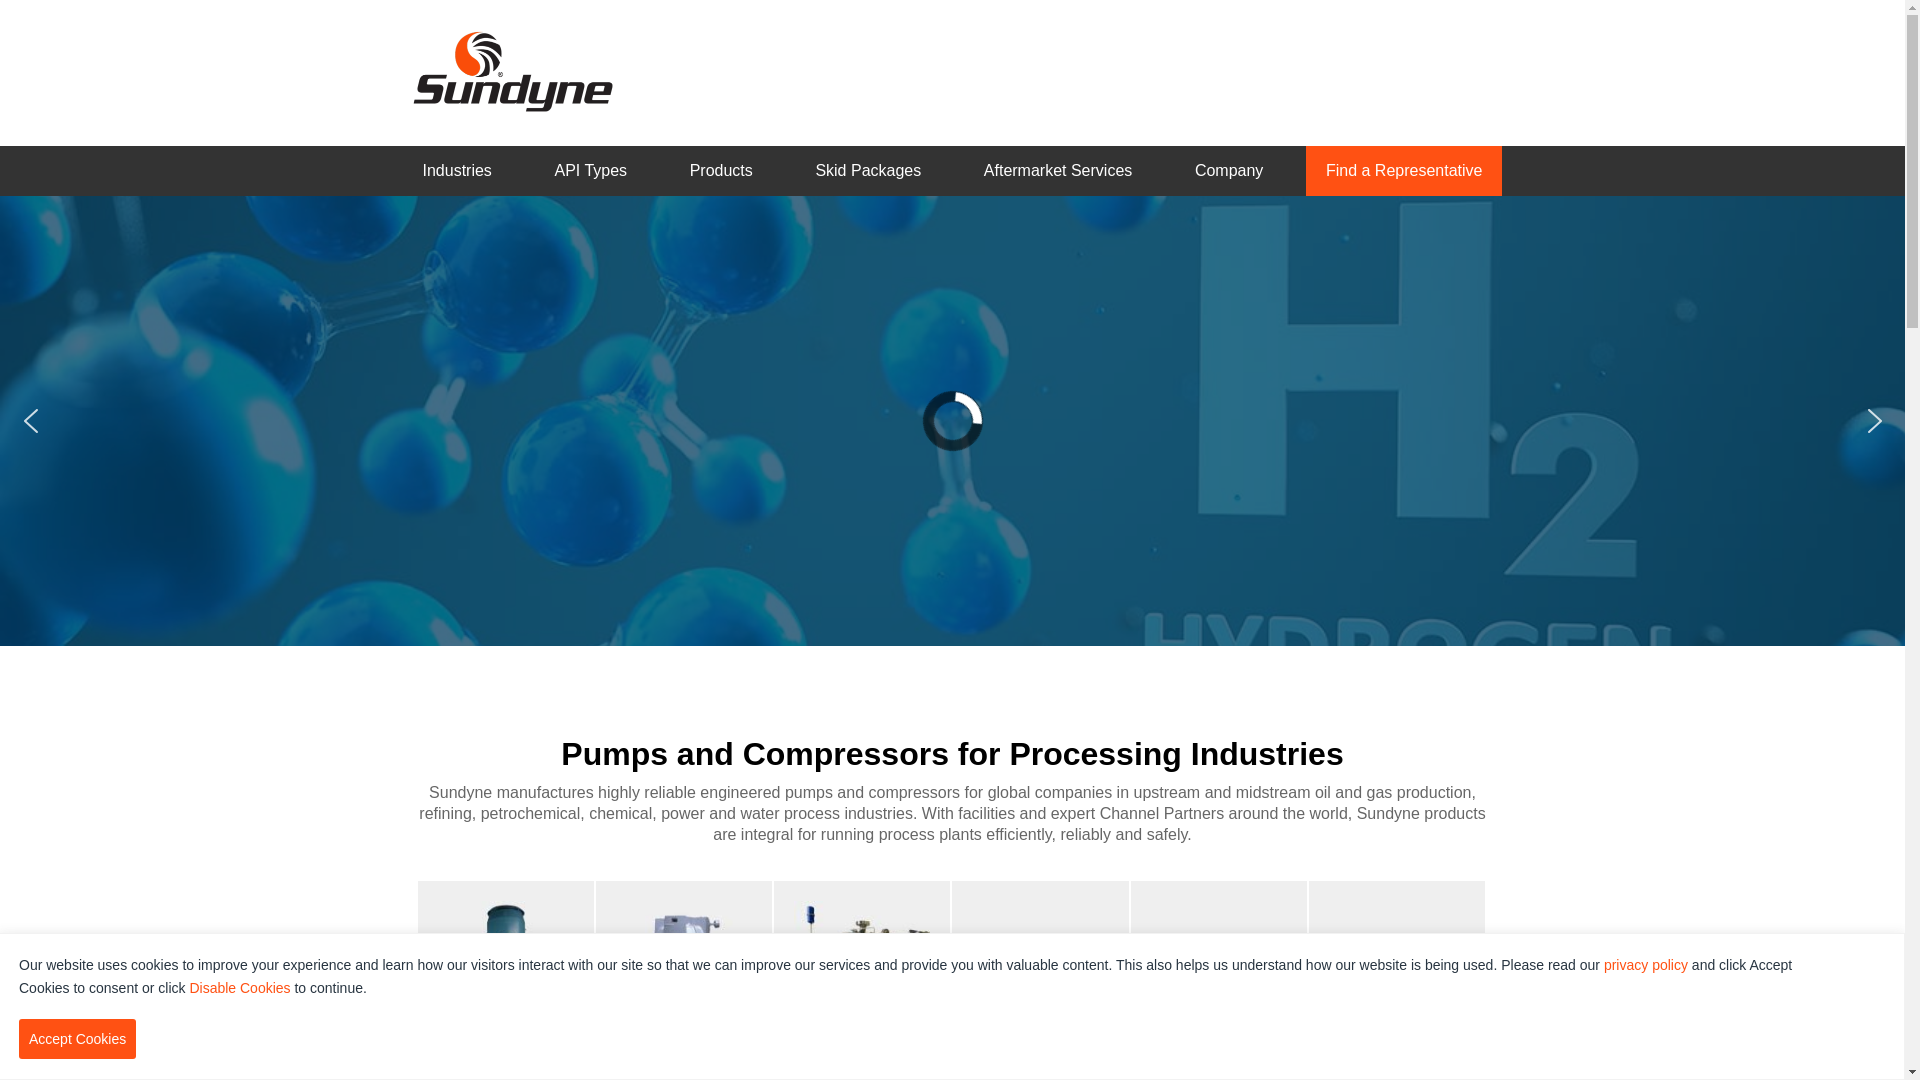  What do you see at coordinates (1175, 170) in the screenshot?
I see `'Company'` at bounding box center [1175, 170].